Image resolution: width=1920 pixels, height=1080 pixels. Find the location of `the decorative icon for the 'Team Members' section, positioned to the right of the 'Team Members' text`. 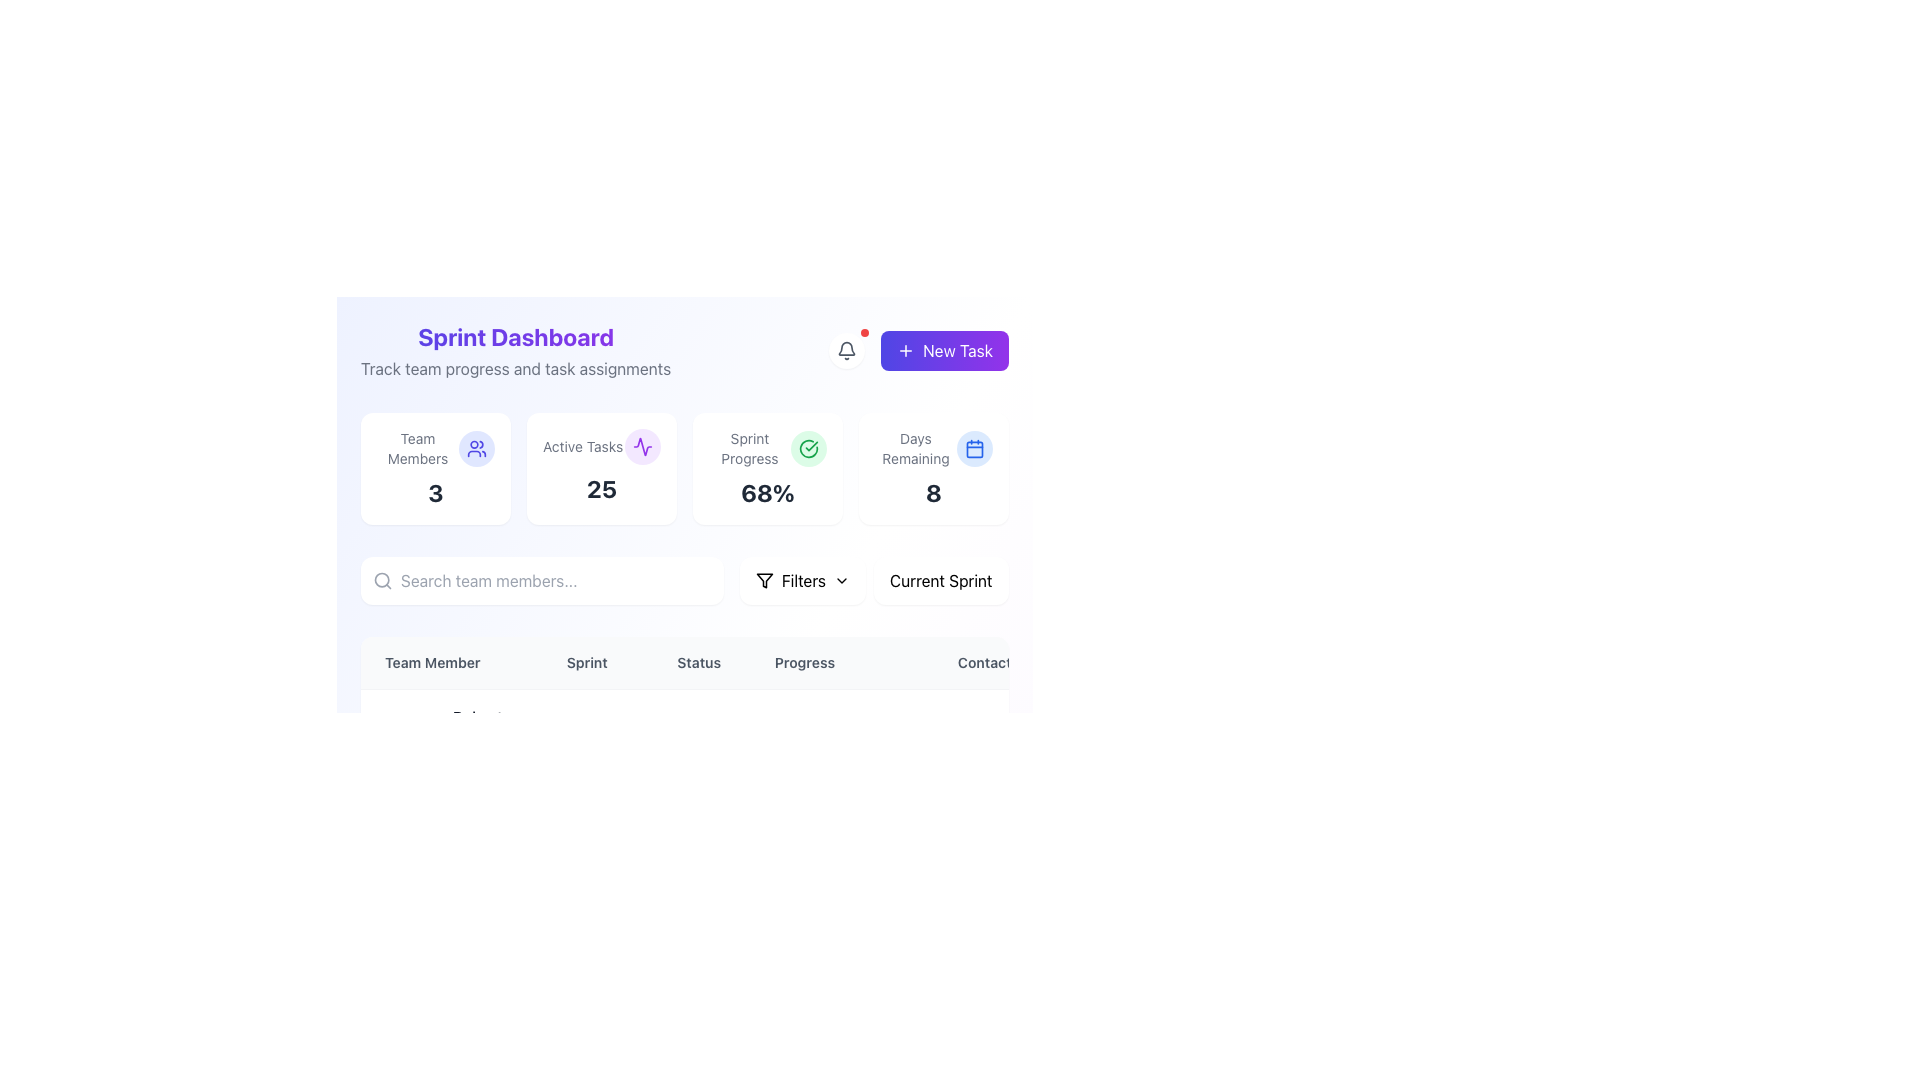

the decorative icon for the 'Team Members' section, positioned to the right of the 'Team Members' text is located at coordinates (475, 447).